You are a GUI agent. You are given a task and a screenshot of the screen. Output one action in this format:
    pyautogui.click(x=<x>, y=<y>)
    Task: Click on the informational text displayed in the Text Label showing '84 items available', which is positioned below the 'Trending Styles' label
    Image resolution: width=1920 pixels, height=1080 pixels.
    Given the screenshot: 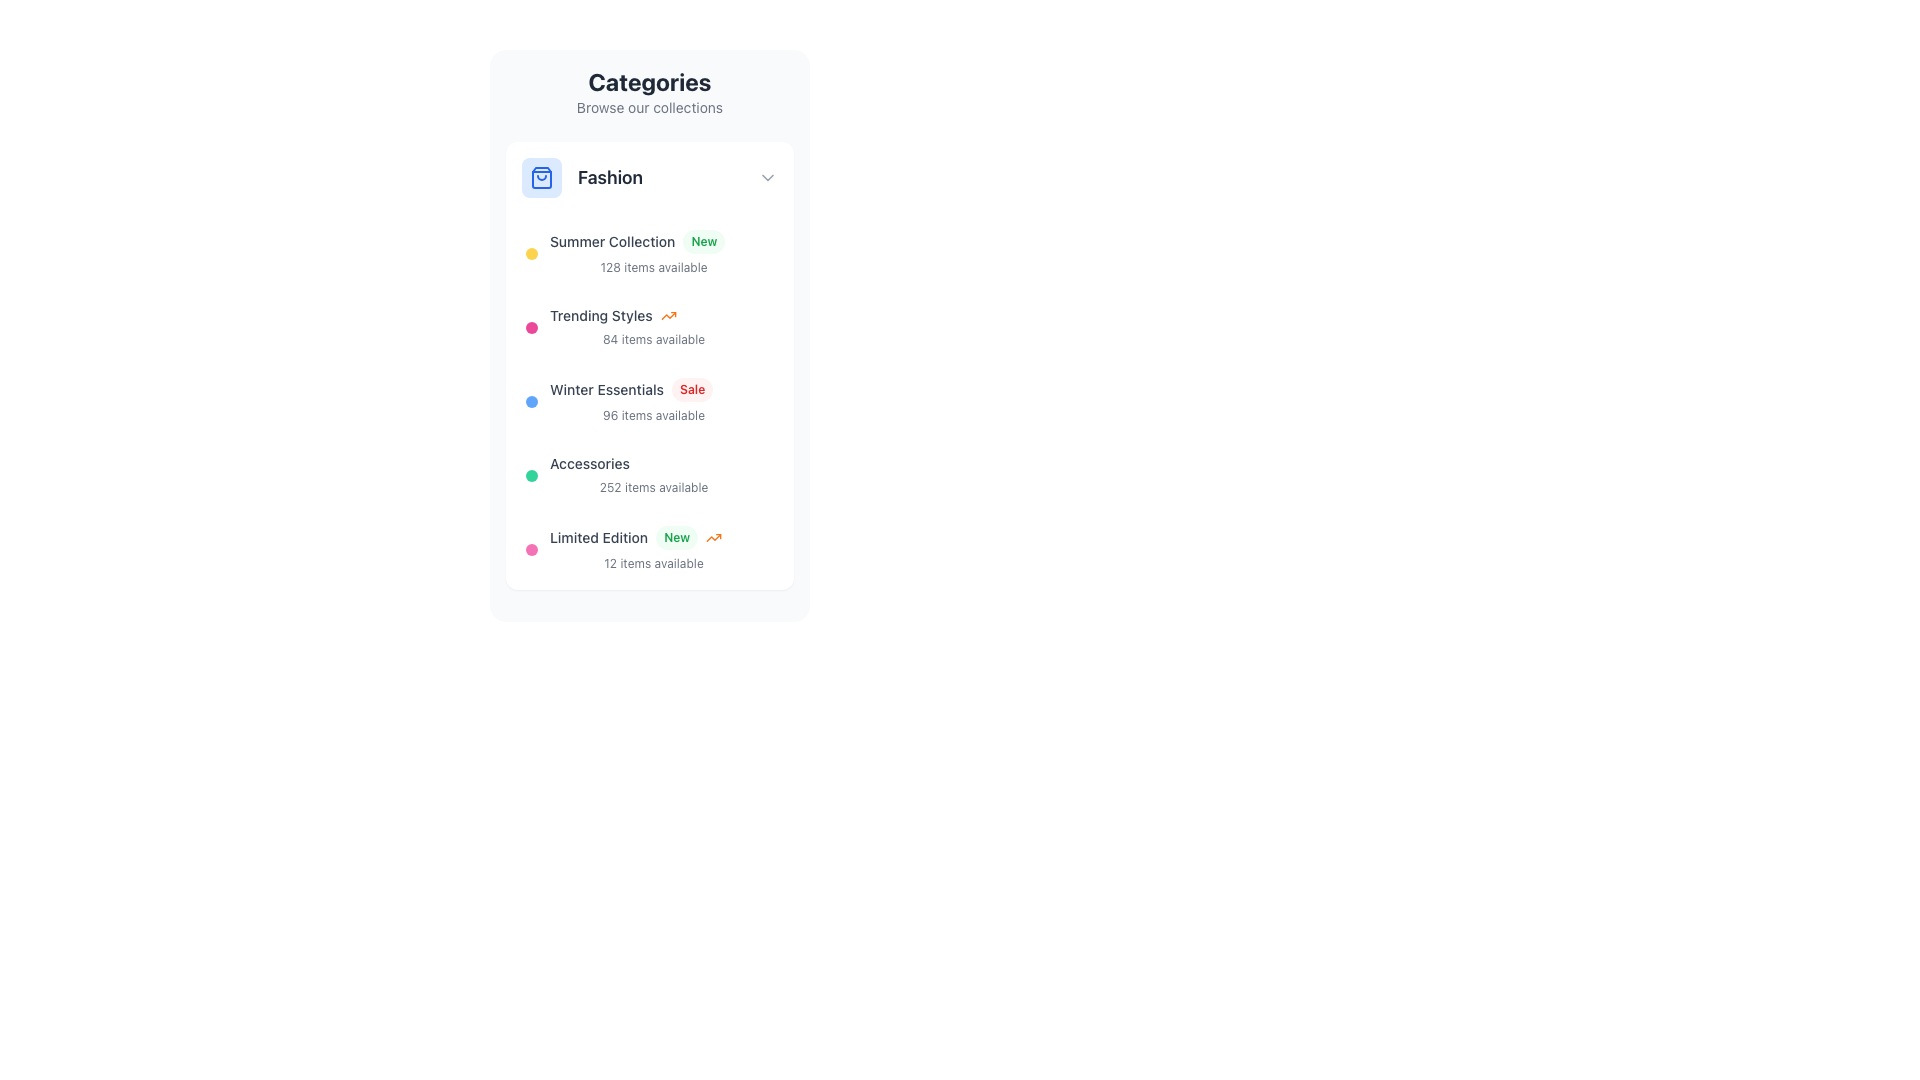 What is the action you would take?
    pyautogui.click(x=653, y=338)
    